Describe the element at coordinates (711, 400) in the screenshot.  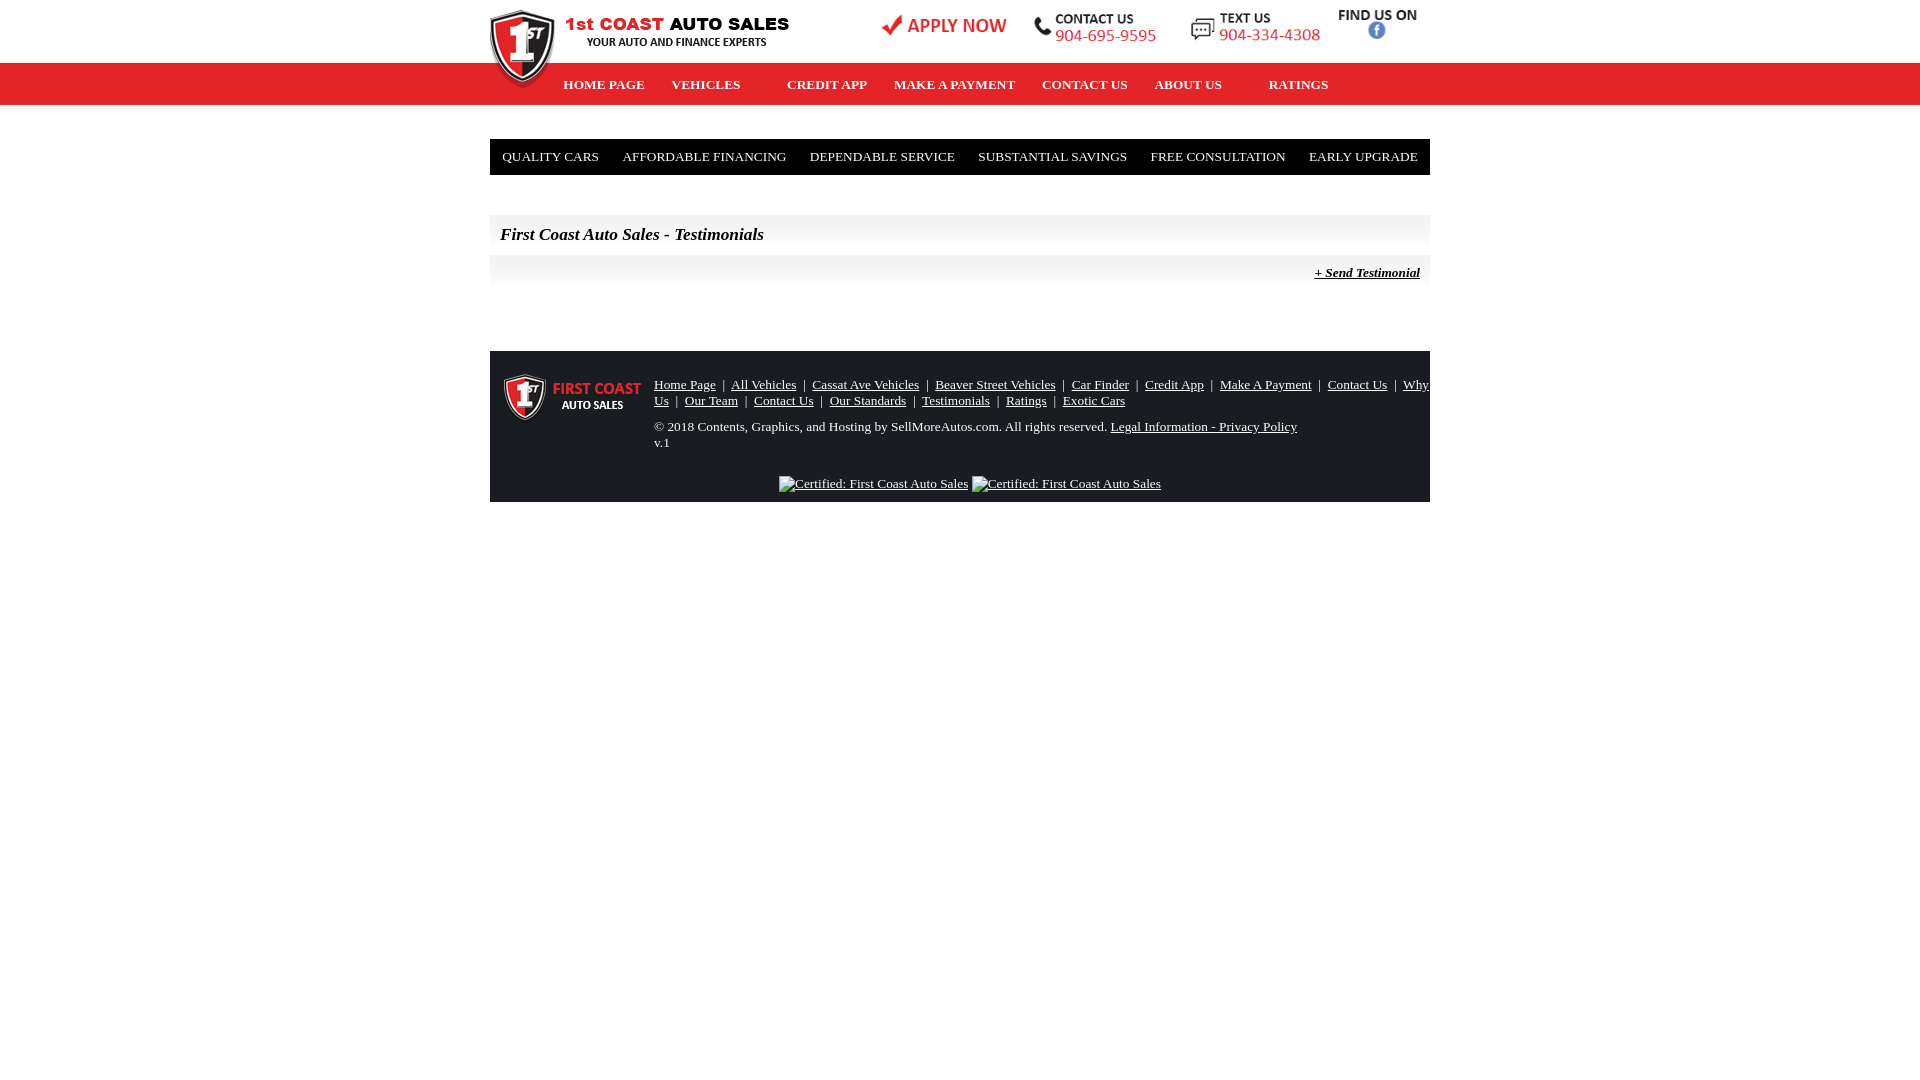
I see `'Our Team'` at that location.